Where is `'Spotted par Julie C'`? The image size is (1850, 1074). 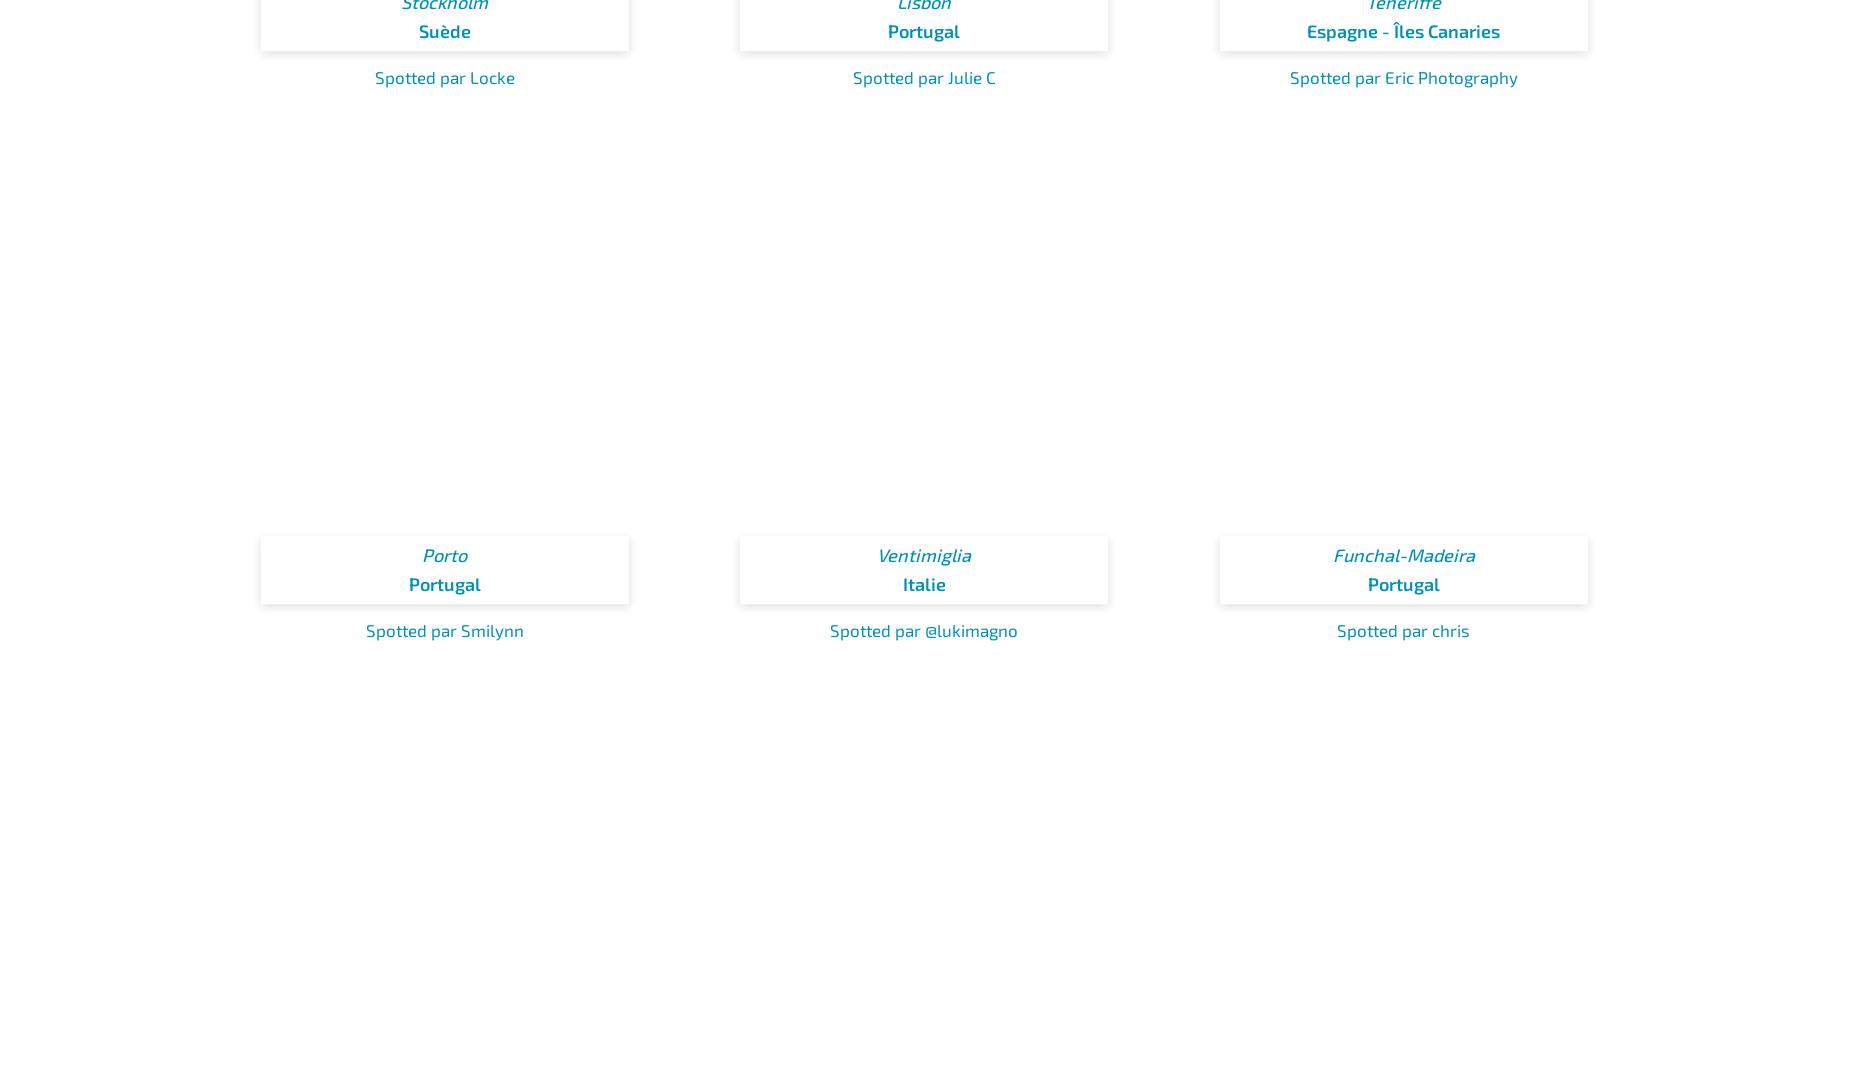
'Spotted par Julie C' is located at coordinates (923, 77).